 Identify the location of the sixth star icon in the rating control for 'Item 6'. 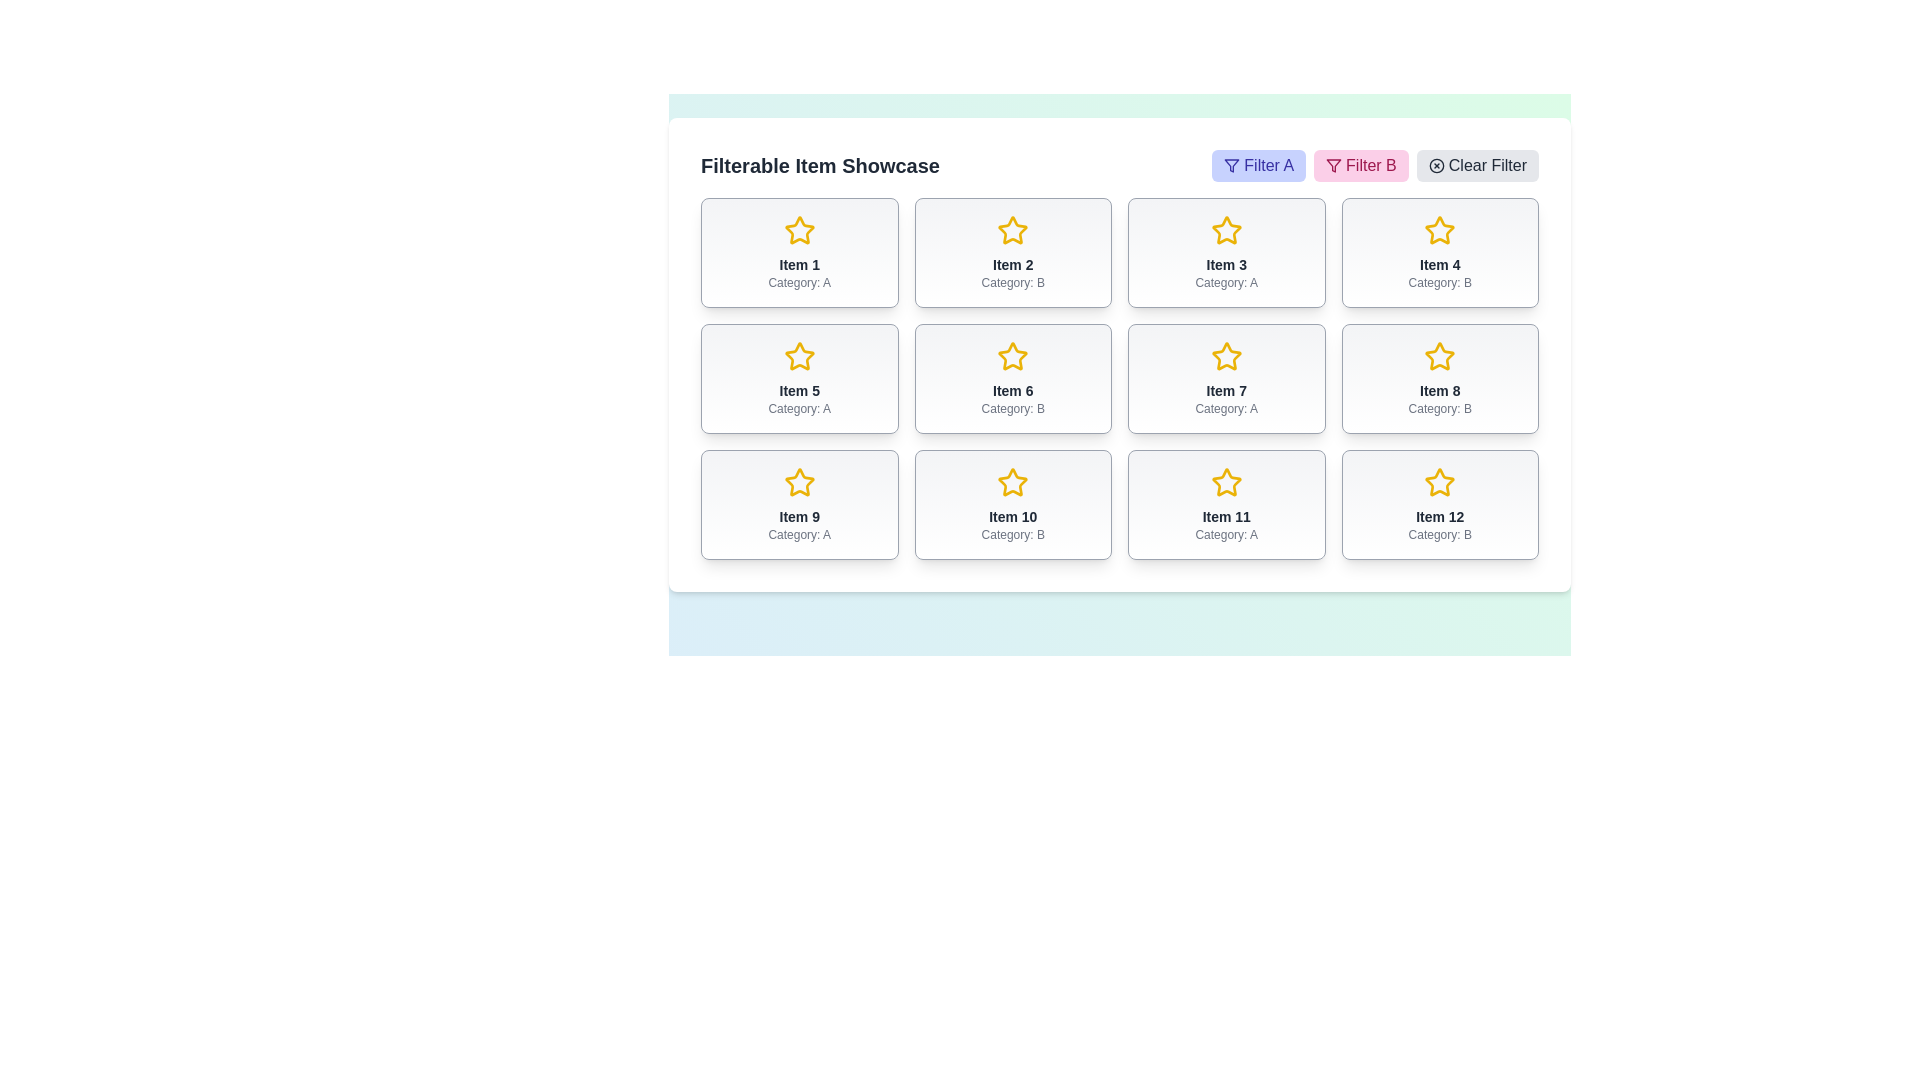
(1013, 355).